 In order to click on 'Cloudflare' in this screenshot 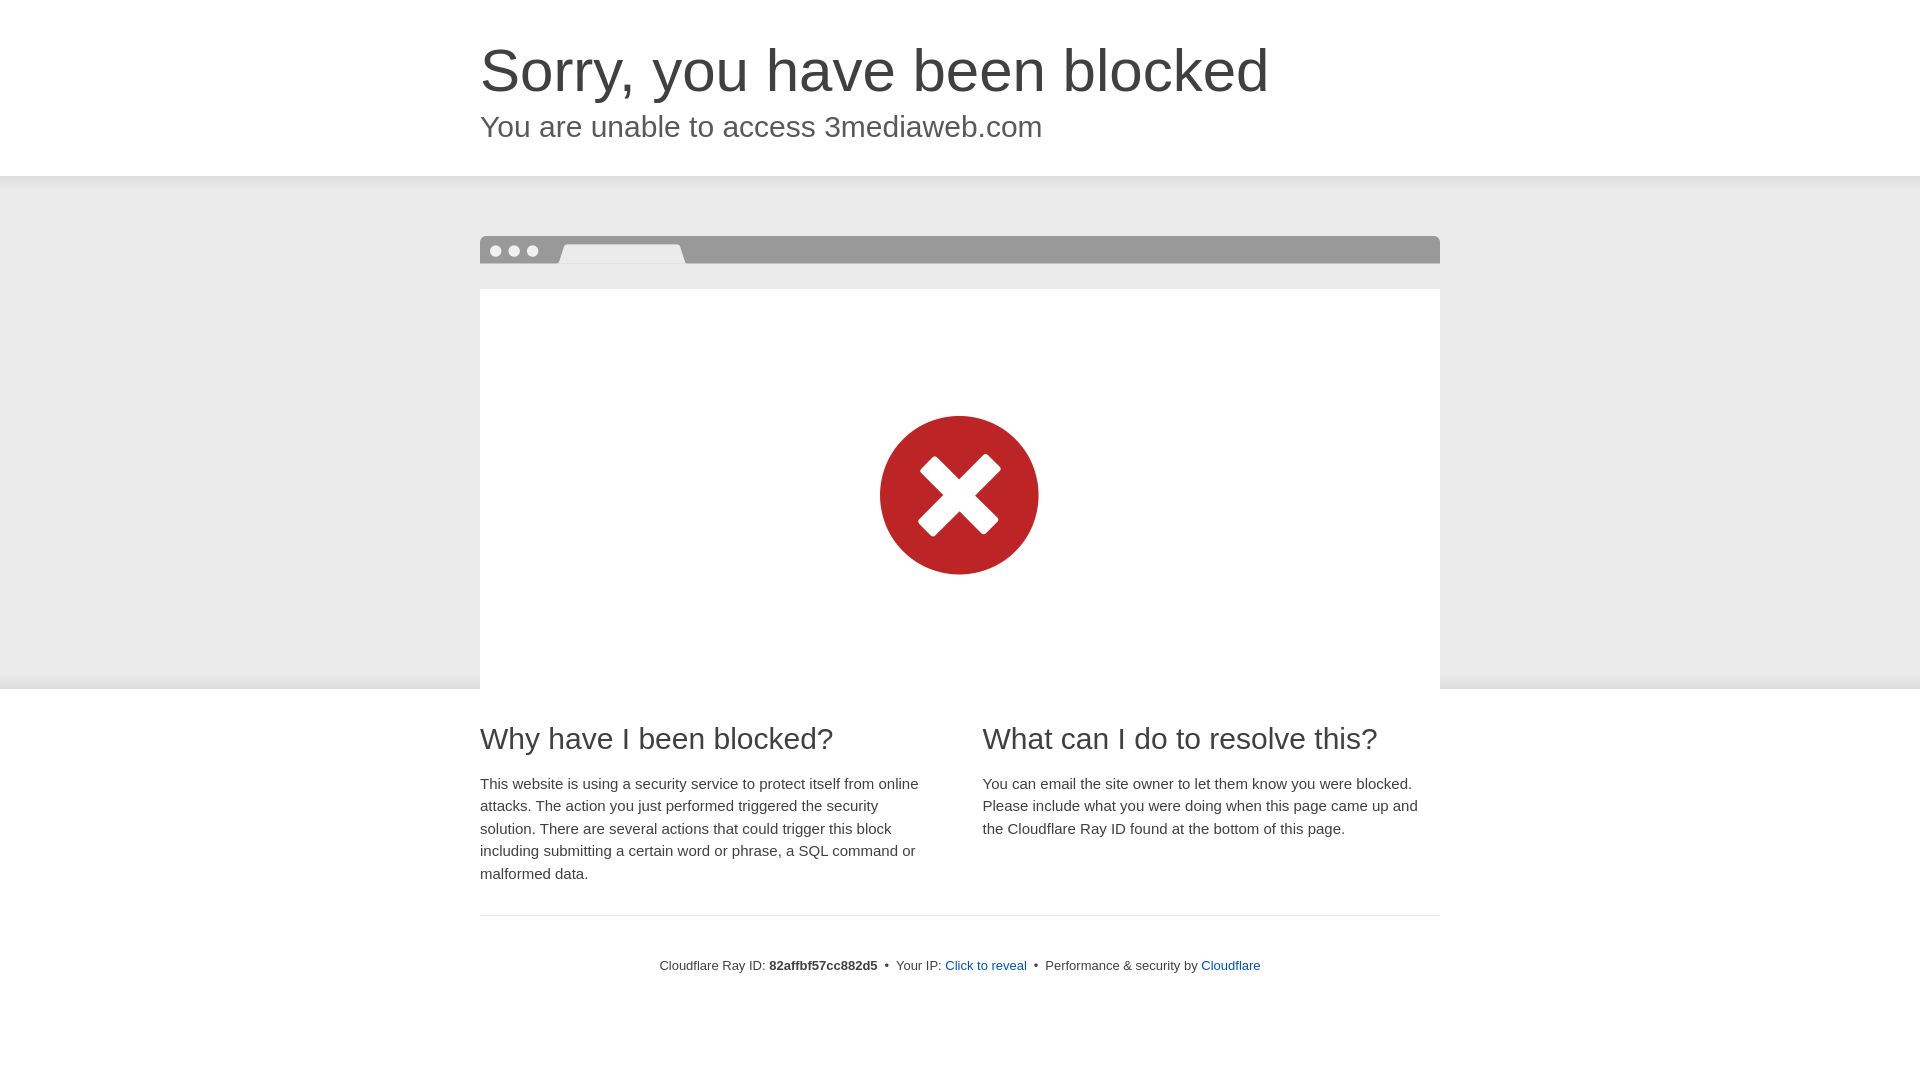, I will do `click(1229, 964)`.